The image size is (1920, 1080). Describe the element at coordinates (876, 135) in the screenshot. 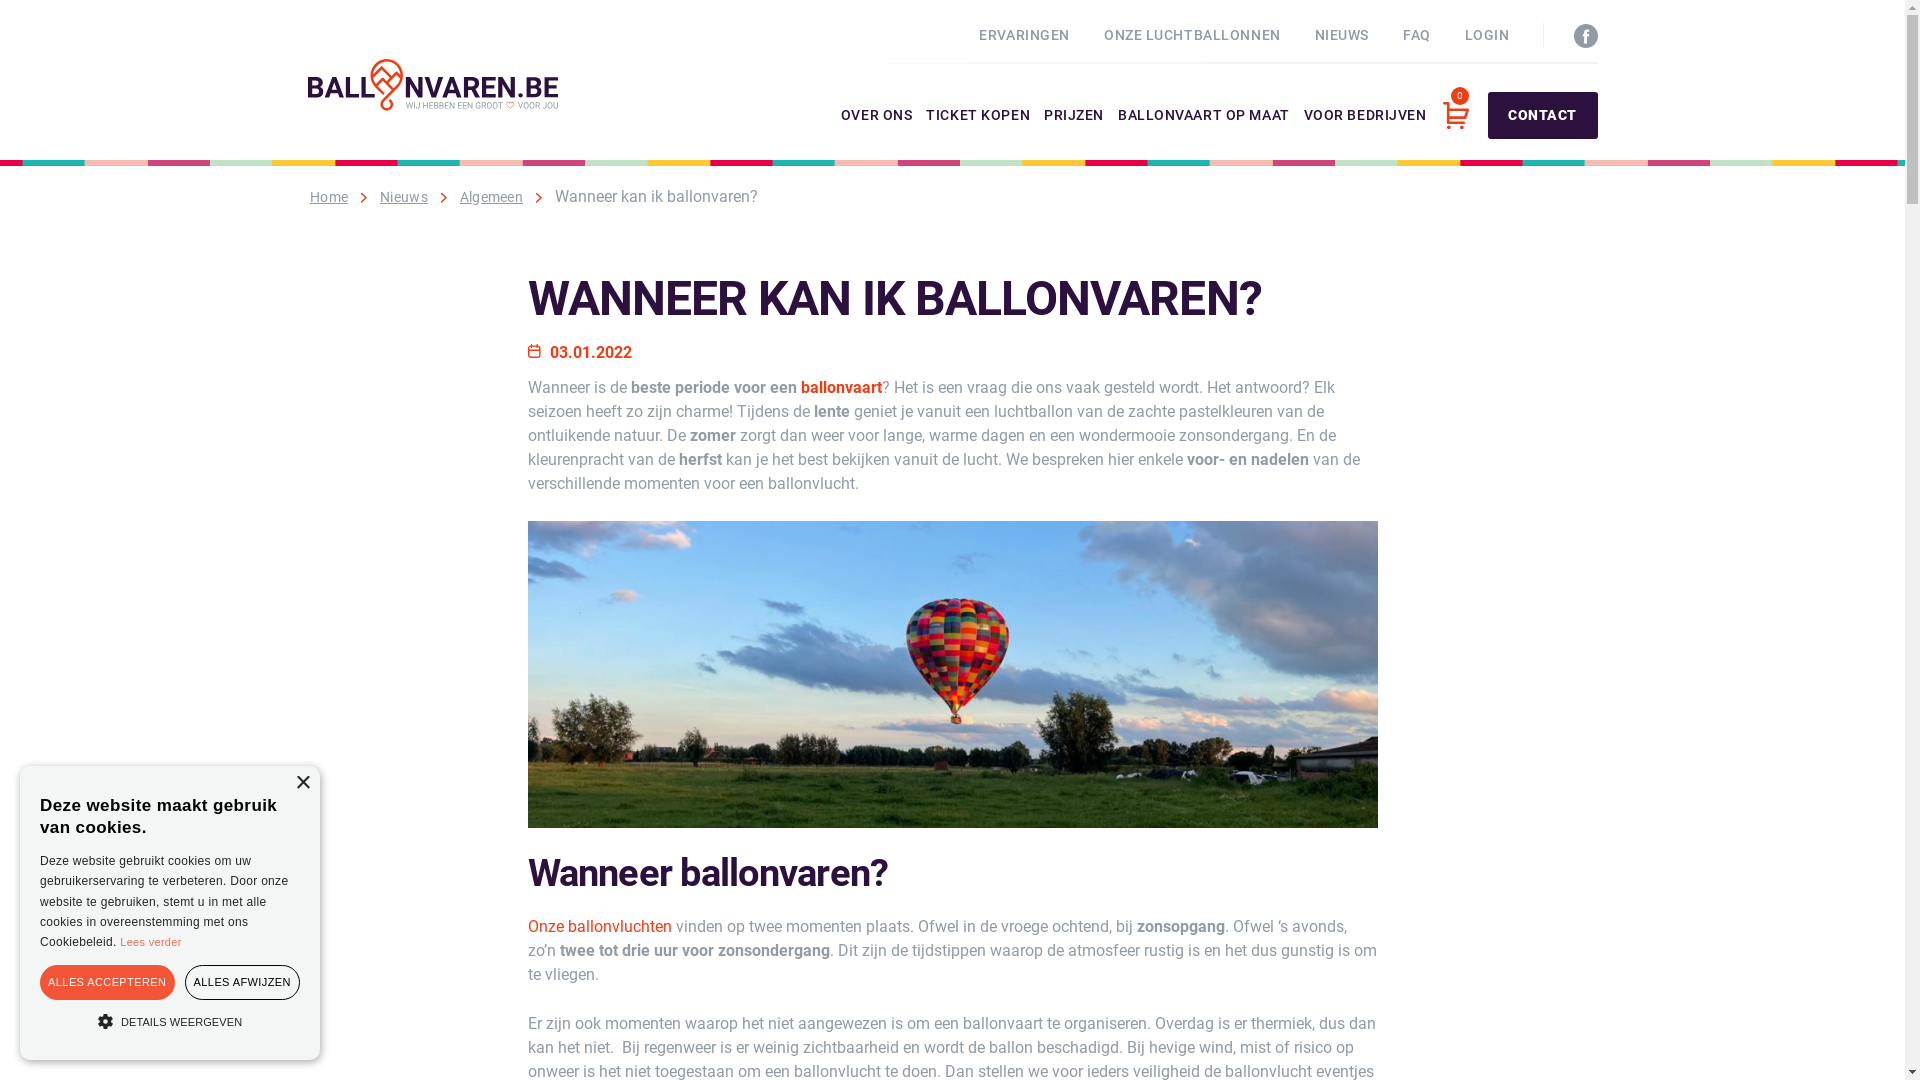

I see `'OVER ONS'` at that location.